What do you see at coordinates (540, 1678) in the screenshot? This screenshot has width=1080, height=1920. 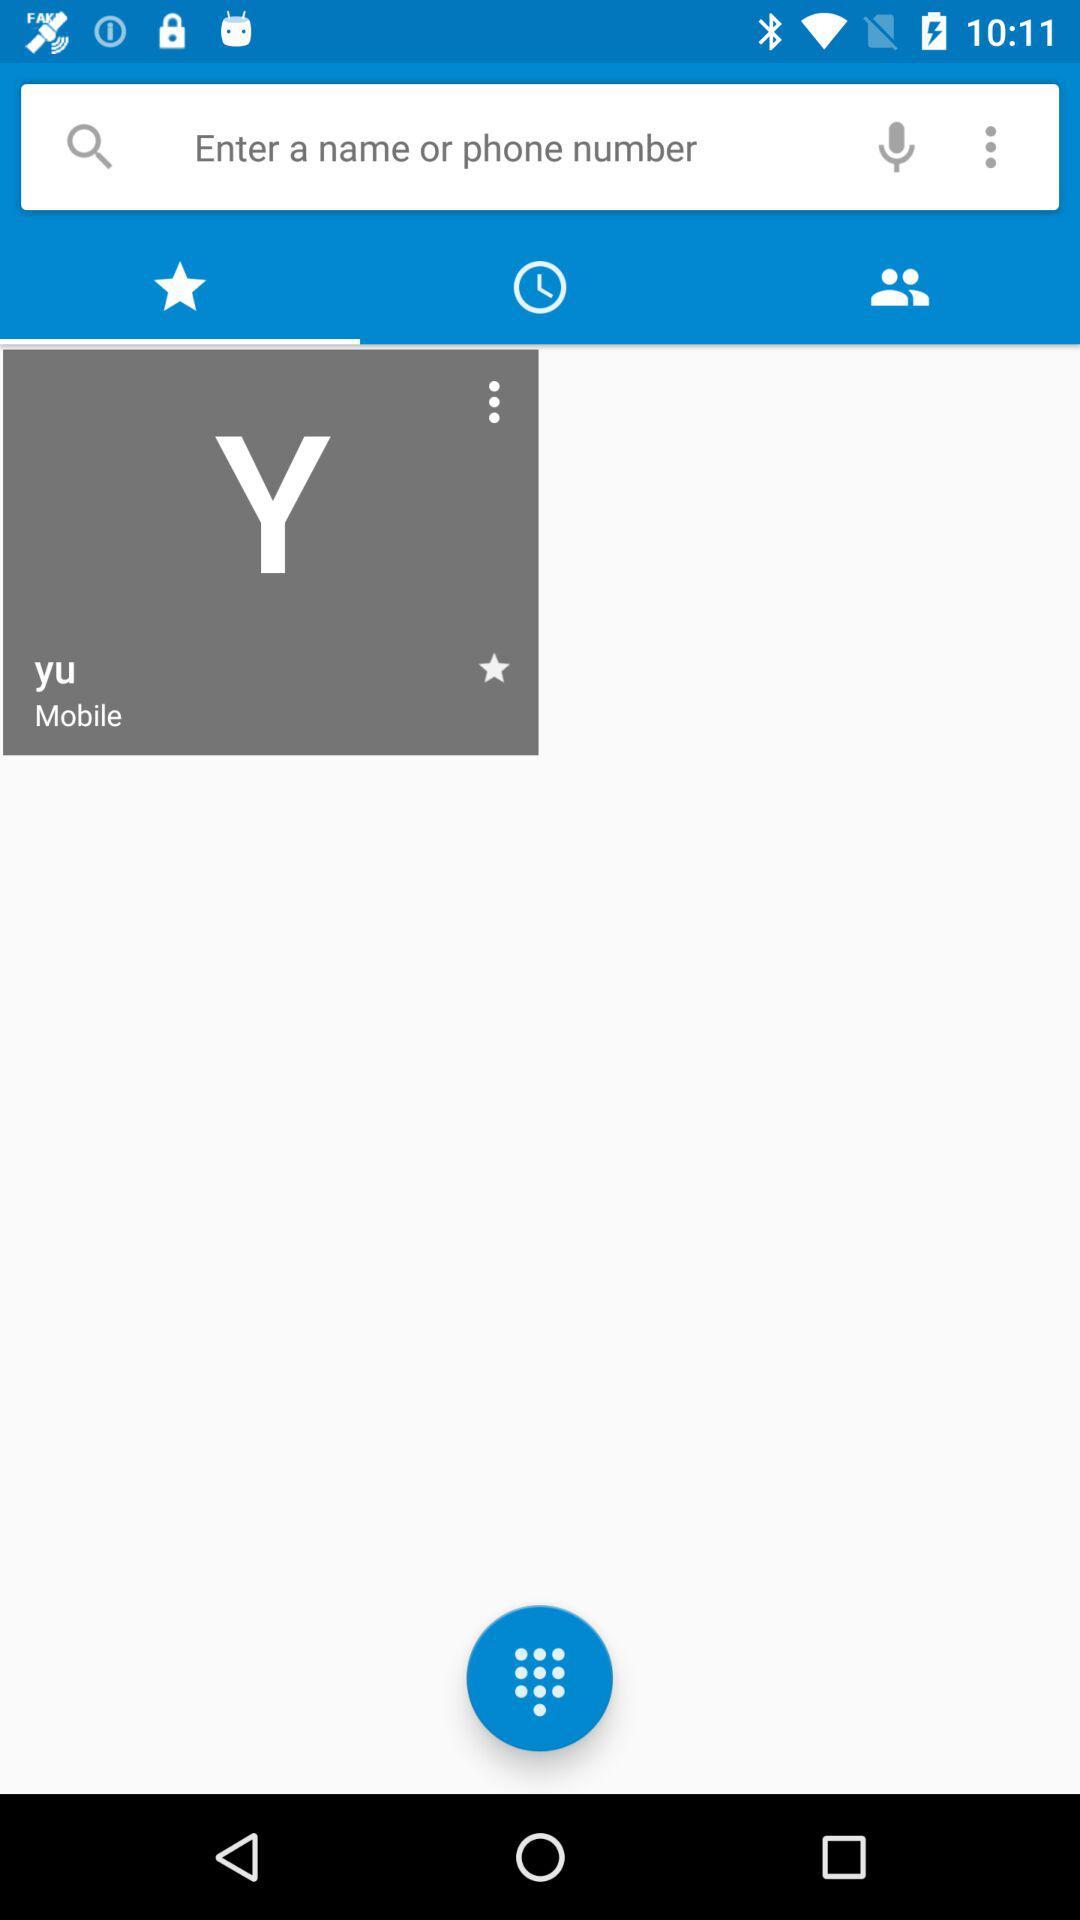 I see `the dialpad icon` at bounding box center [540, 1678].